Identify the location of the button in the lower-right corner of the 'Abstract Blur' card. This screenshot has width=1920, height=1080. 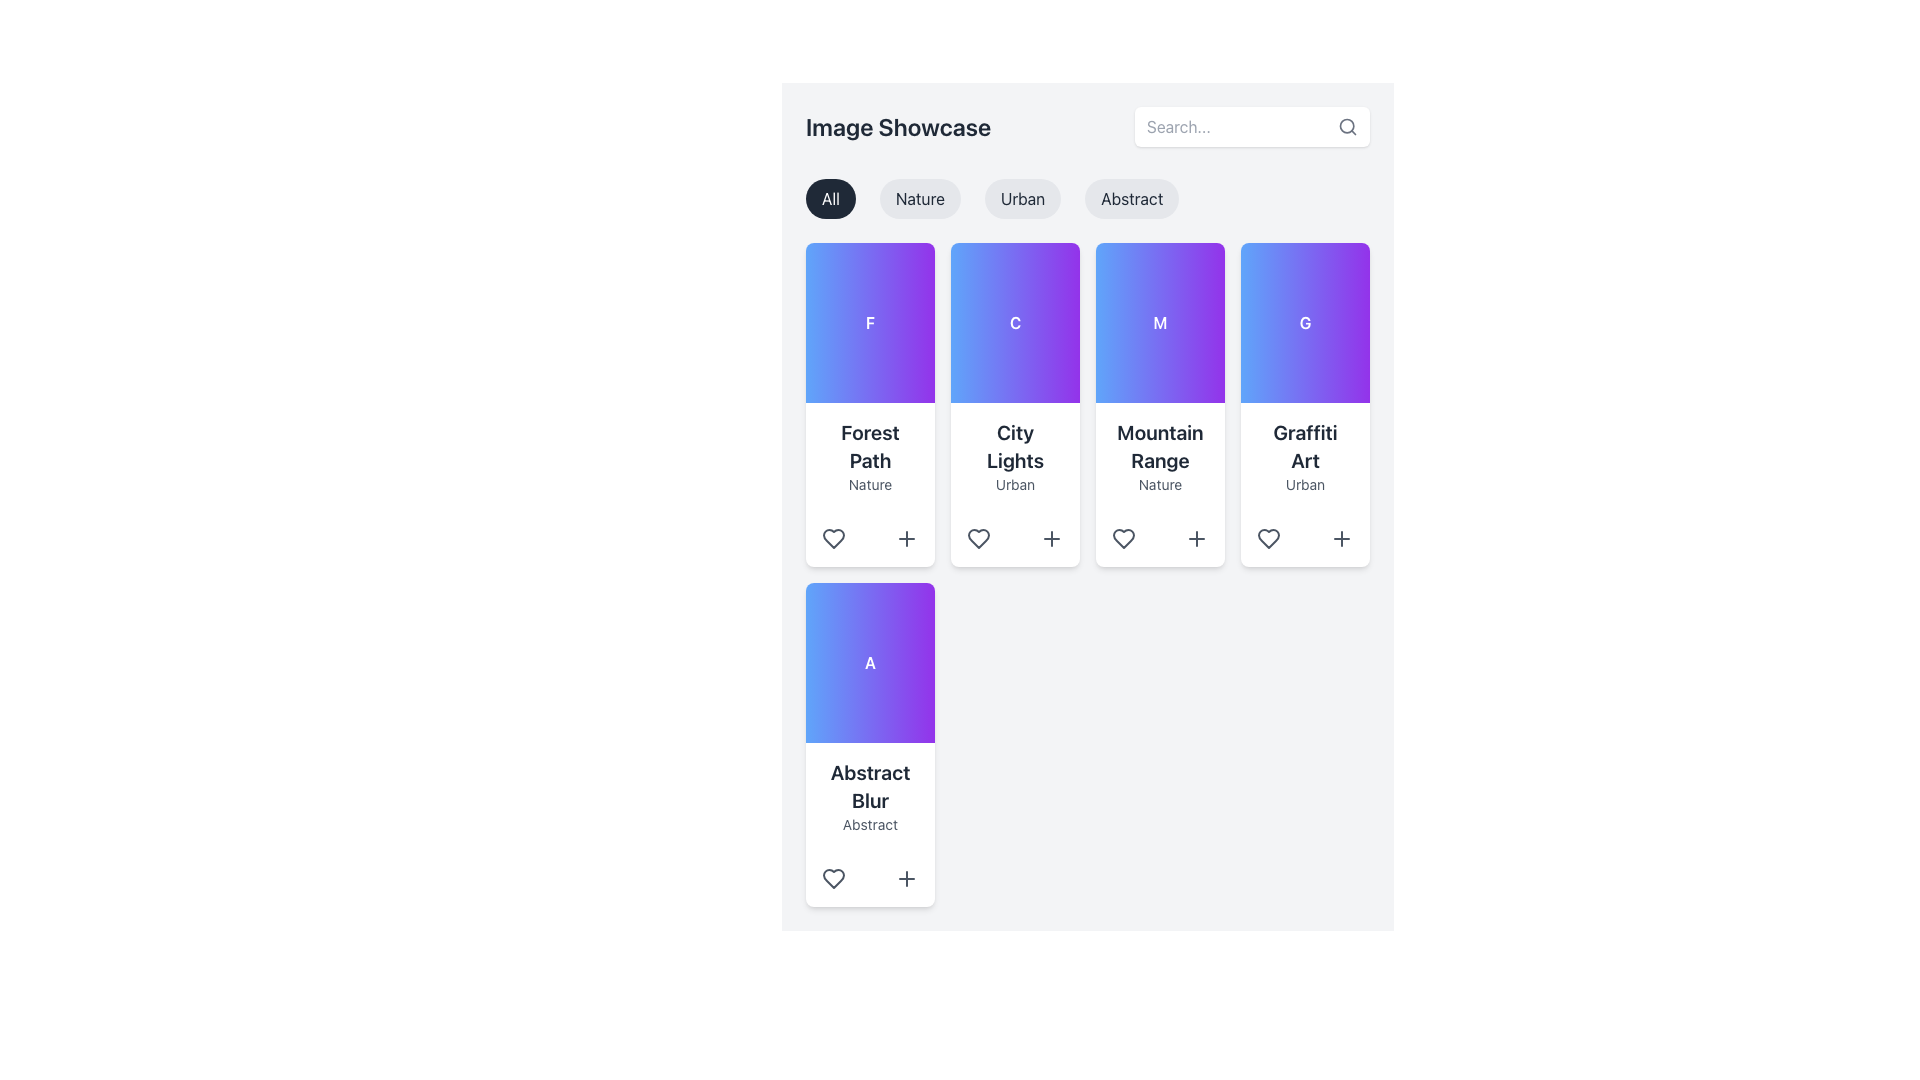
(906, 878).